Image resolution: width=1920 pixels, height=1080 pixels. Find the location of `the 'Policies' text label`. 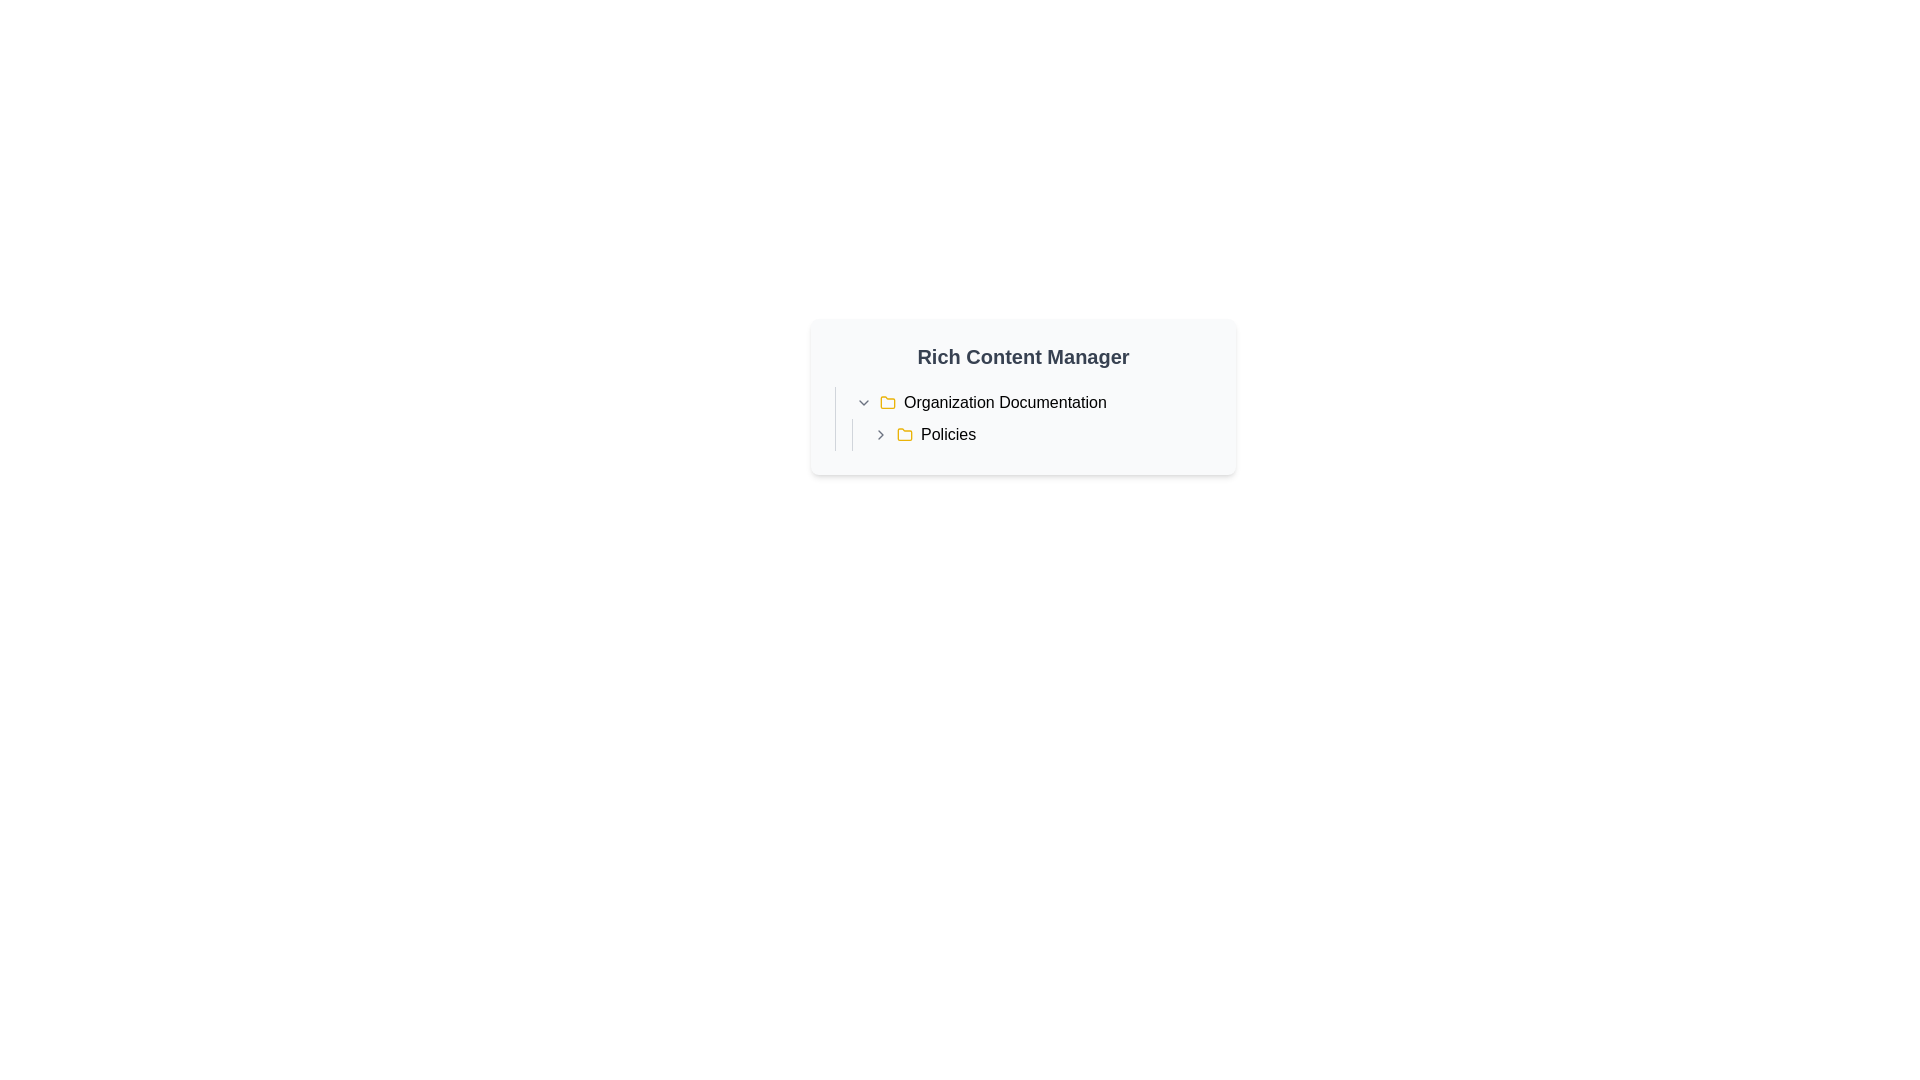

the 'Policies' text label is located at coordinates (947, 434).